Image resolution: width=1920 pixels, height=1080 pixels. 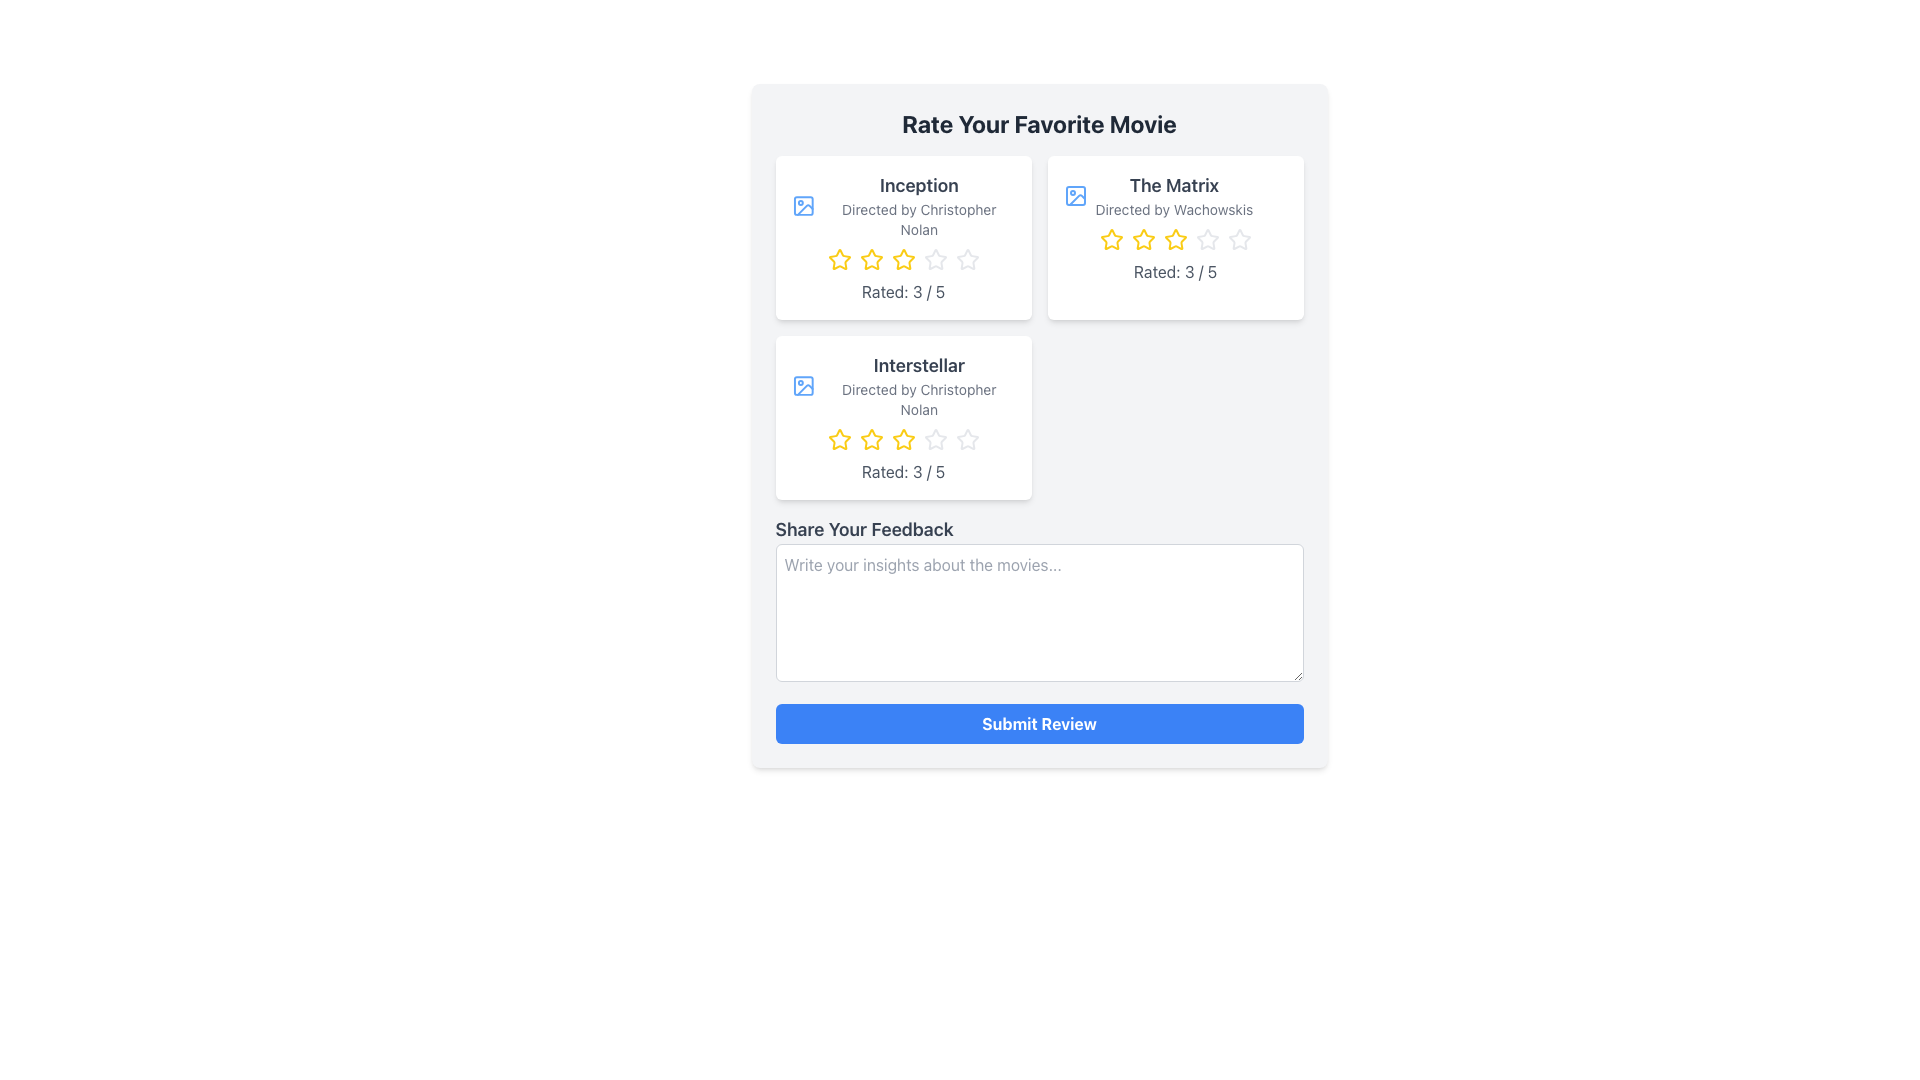 I want to click on the small square icon with rounded corners located at the top left corner of the 'Inception' card, adjacent to the card title, so click(x=803, y=205).